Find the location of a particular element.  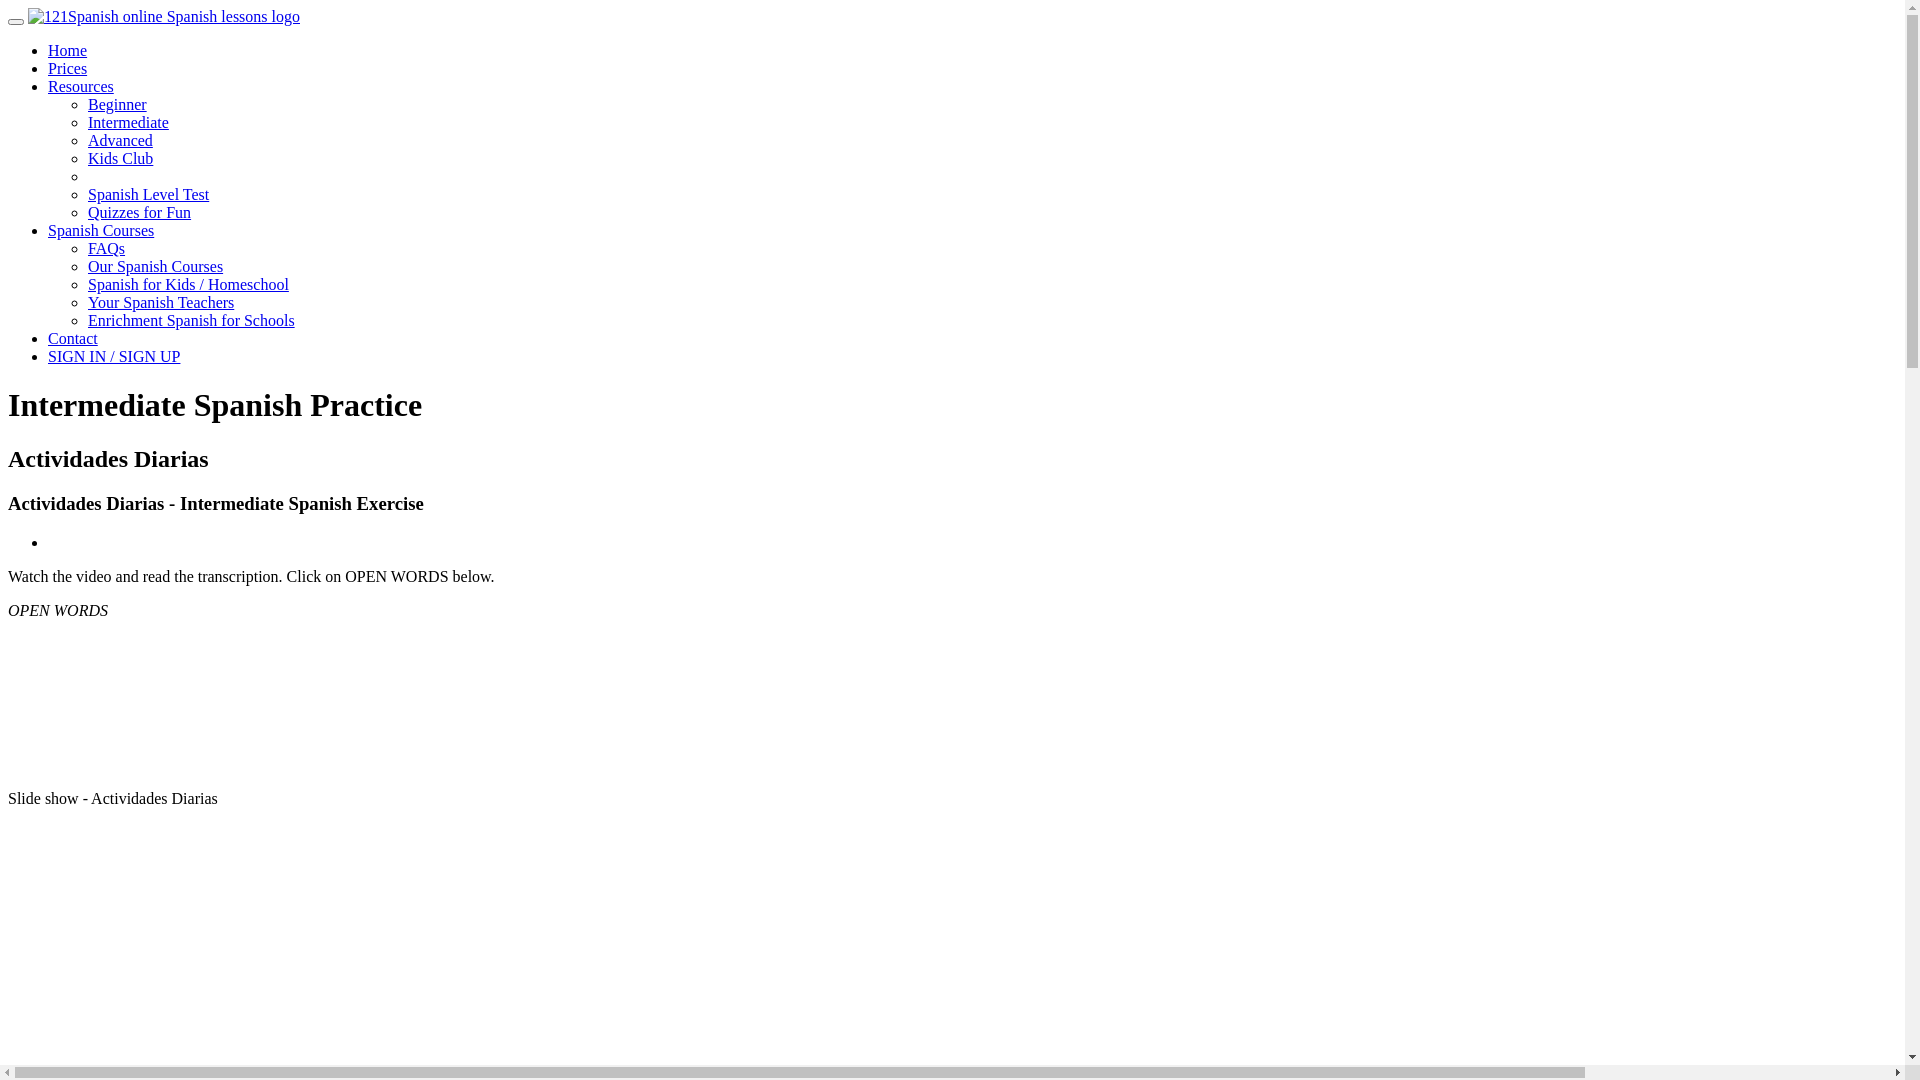

'Resources' is located at coordinates (80, 85).